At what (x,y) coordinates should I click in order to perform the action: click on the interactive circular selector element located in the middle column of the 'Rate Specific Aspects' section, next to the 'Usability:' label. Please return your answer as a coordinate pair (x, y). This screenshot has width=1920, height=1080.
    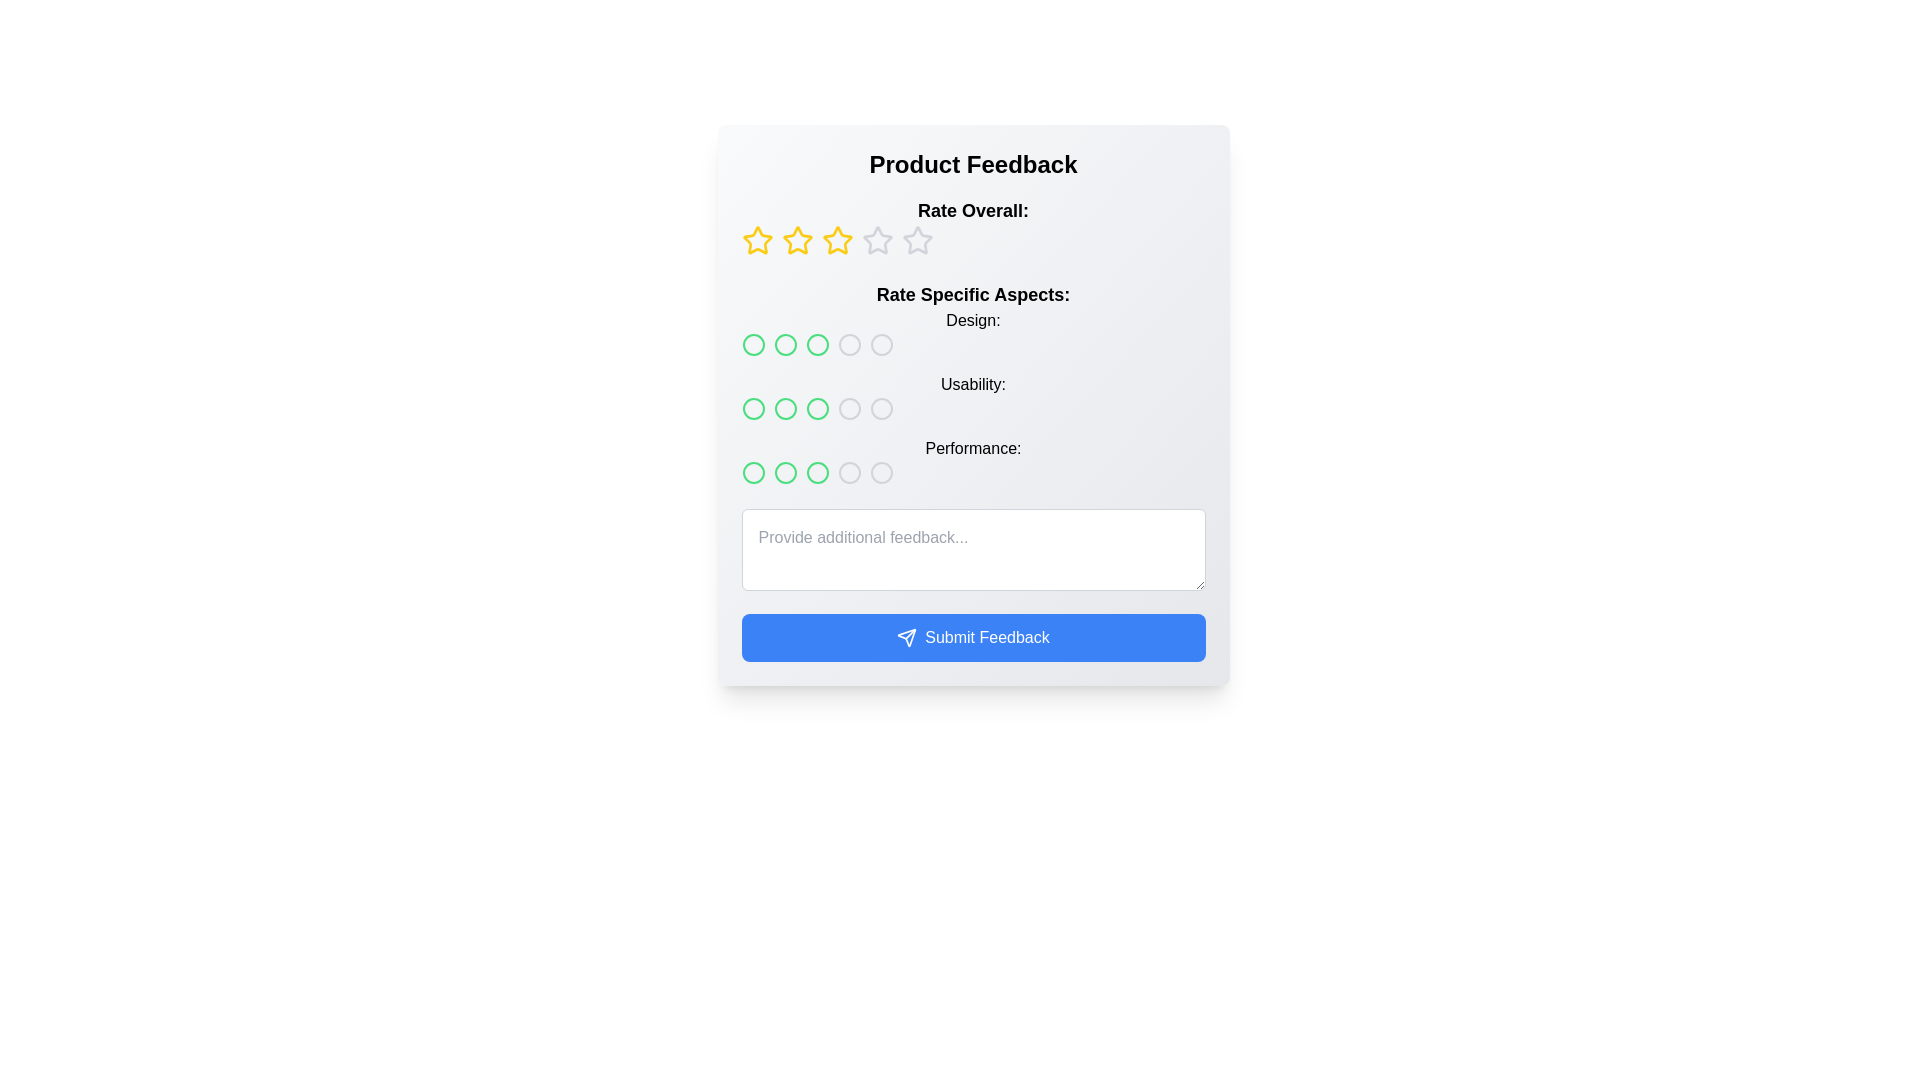
    Looking at the image, I should click on (880, 407).